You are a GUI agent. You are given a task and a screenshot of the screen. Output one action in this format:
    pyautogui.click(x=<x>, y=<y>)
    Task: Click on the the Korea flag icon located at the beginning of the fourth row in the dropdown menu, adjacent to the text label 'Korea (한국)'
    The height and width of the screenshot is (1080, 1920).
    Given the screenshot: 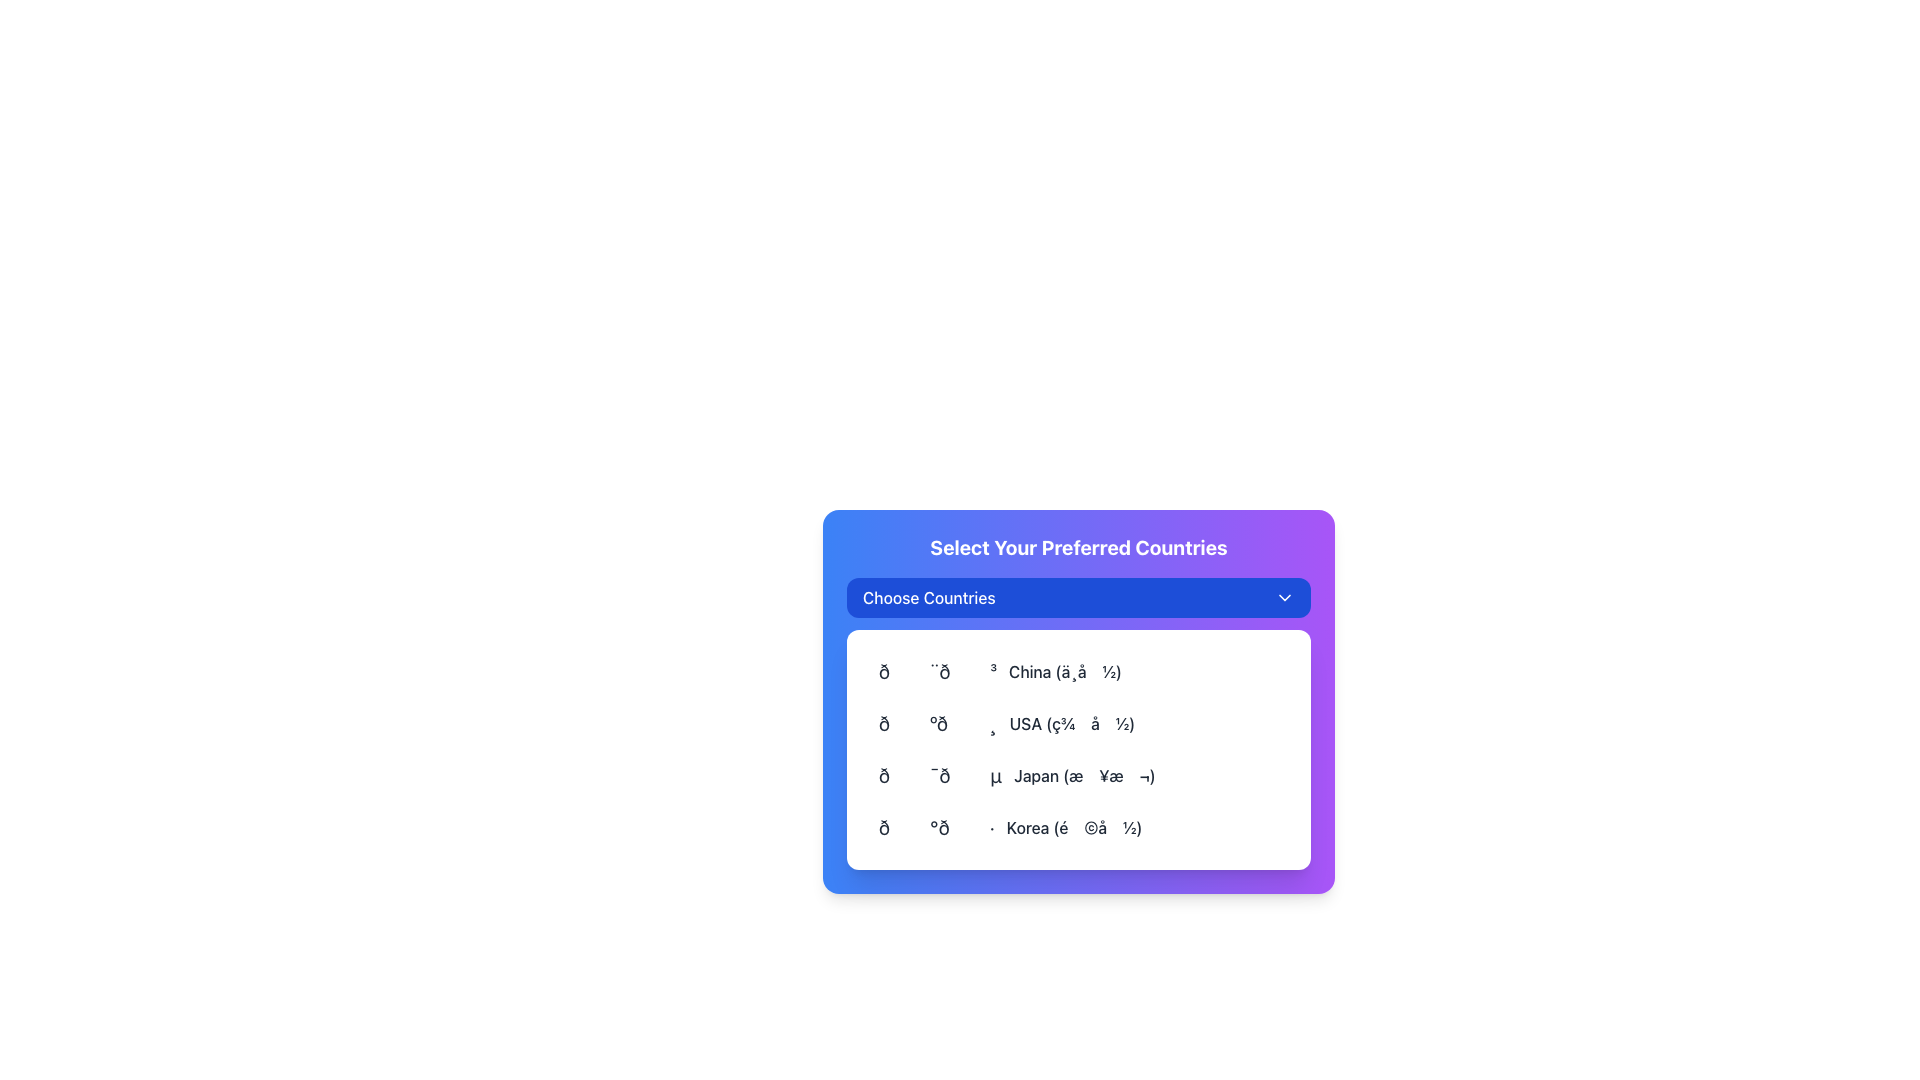 What is the action you would take?
    pyautogui.click(x=935, y=828)
    